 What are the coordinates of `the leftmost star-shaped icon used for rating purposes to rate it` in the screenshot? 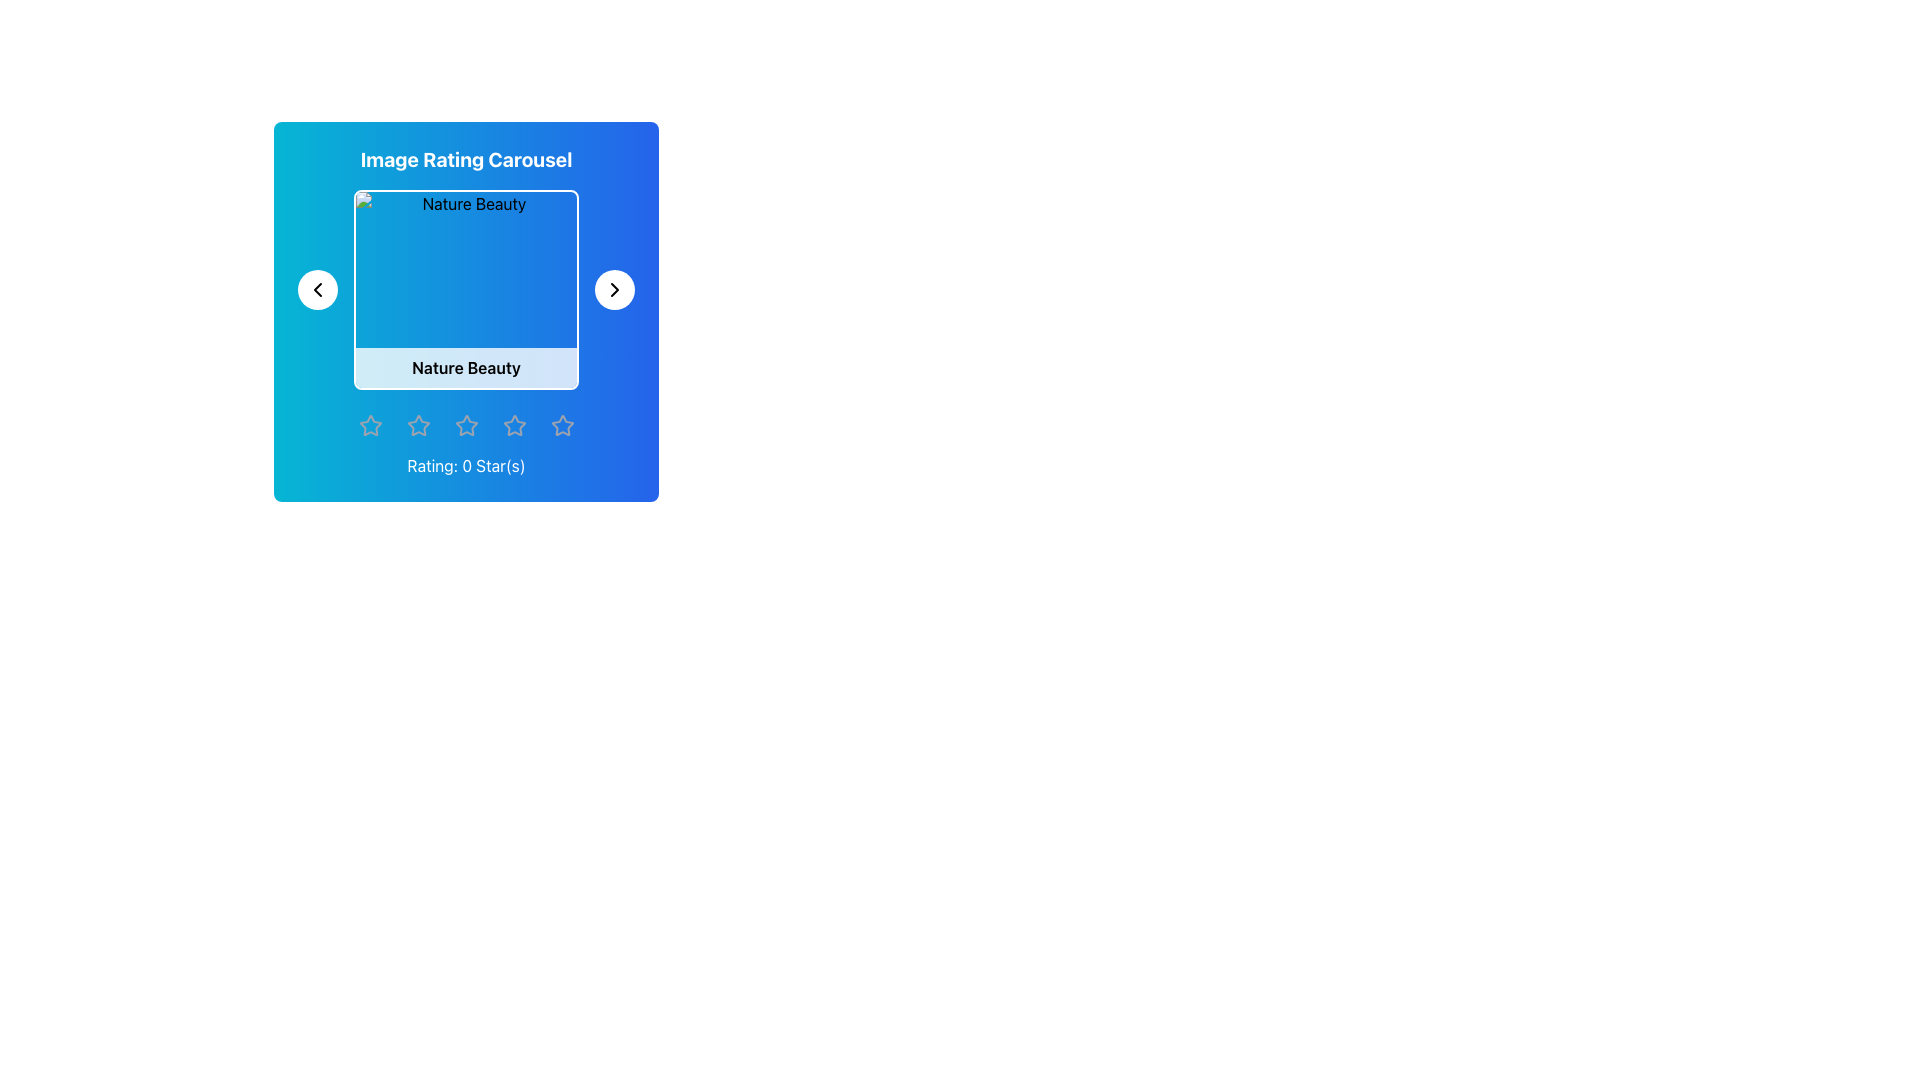 It's located at (370, 424).